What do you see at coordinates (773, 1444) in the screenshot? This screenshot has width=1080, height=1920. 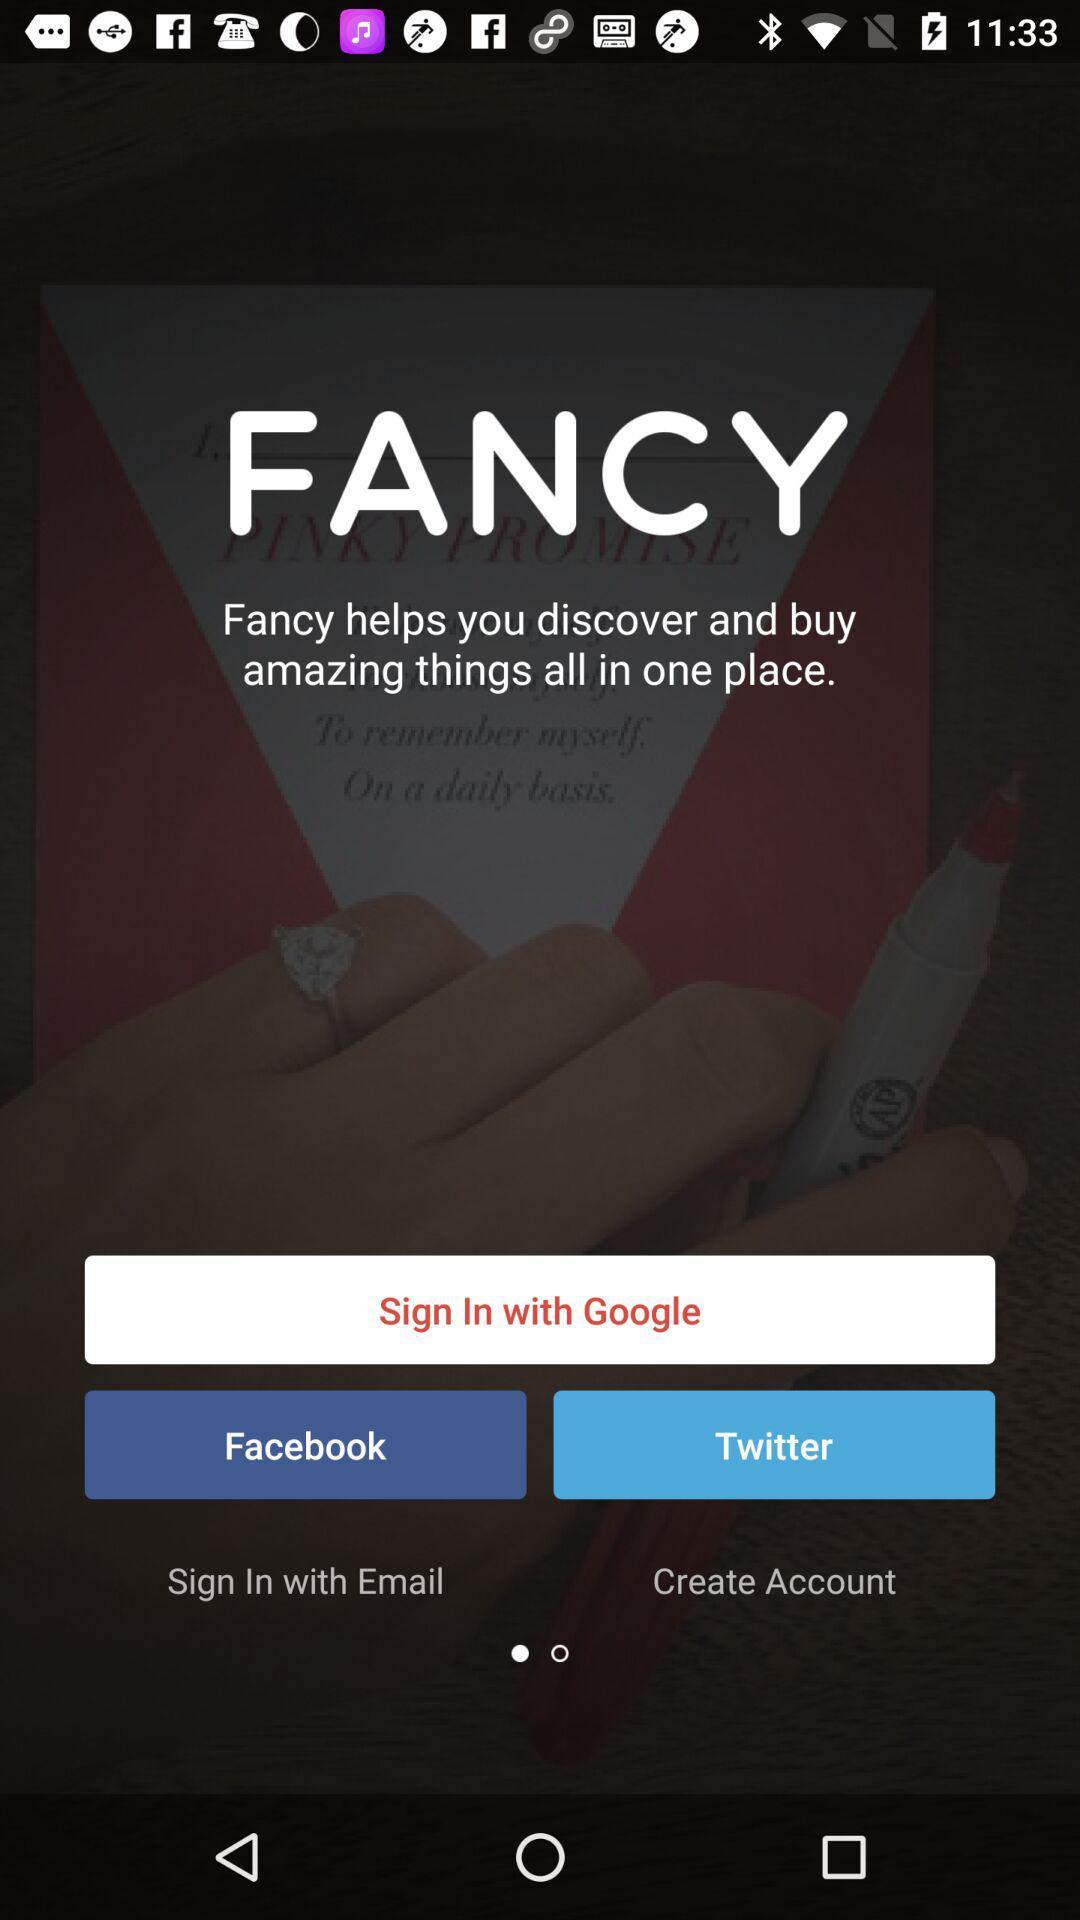 I see `the icon next to facebook item` at bounding box center [773, 1444].